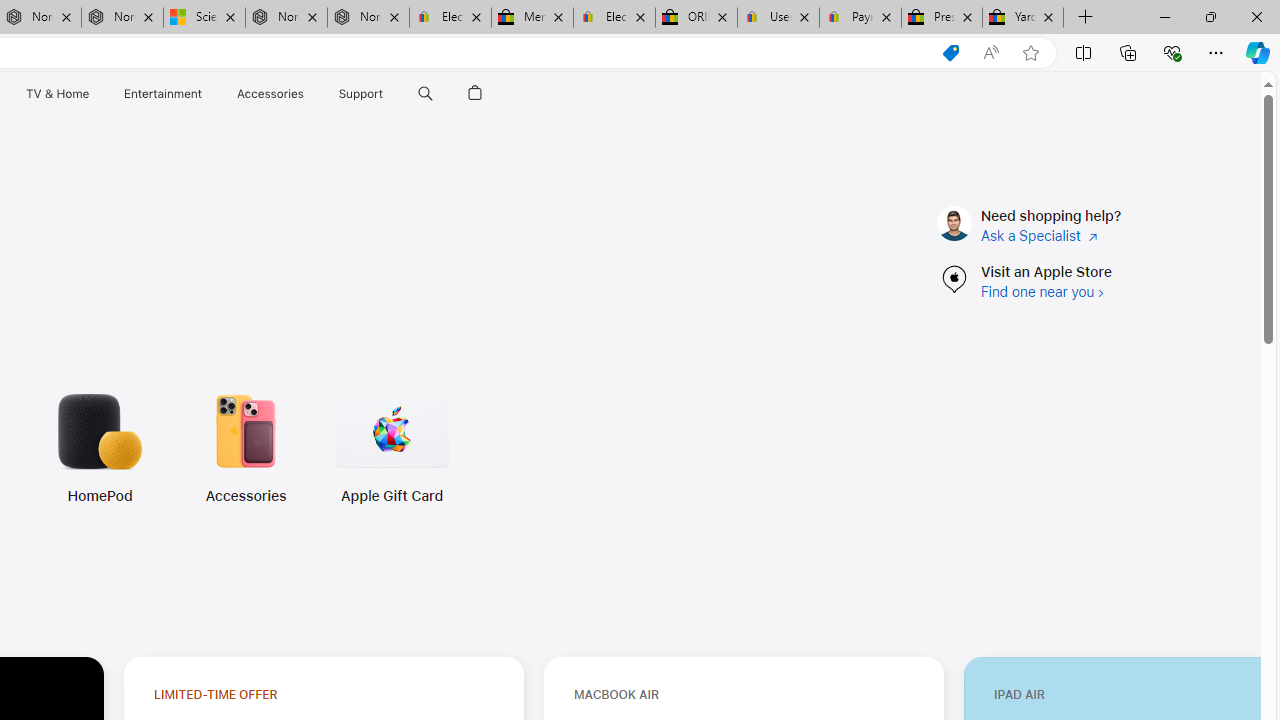  What do you see at coordinates (474, 93) in the screenshot?
I see `'AutomationID: globalnav-bag'` at bounding box center [474, 93].